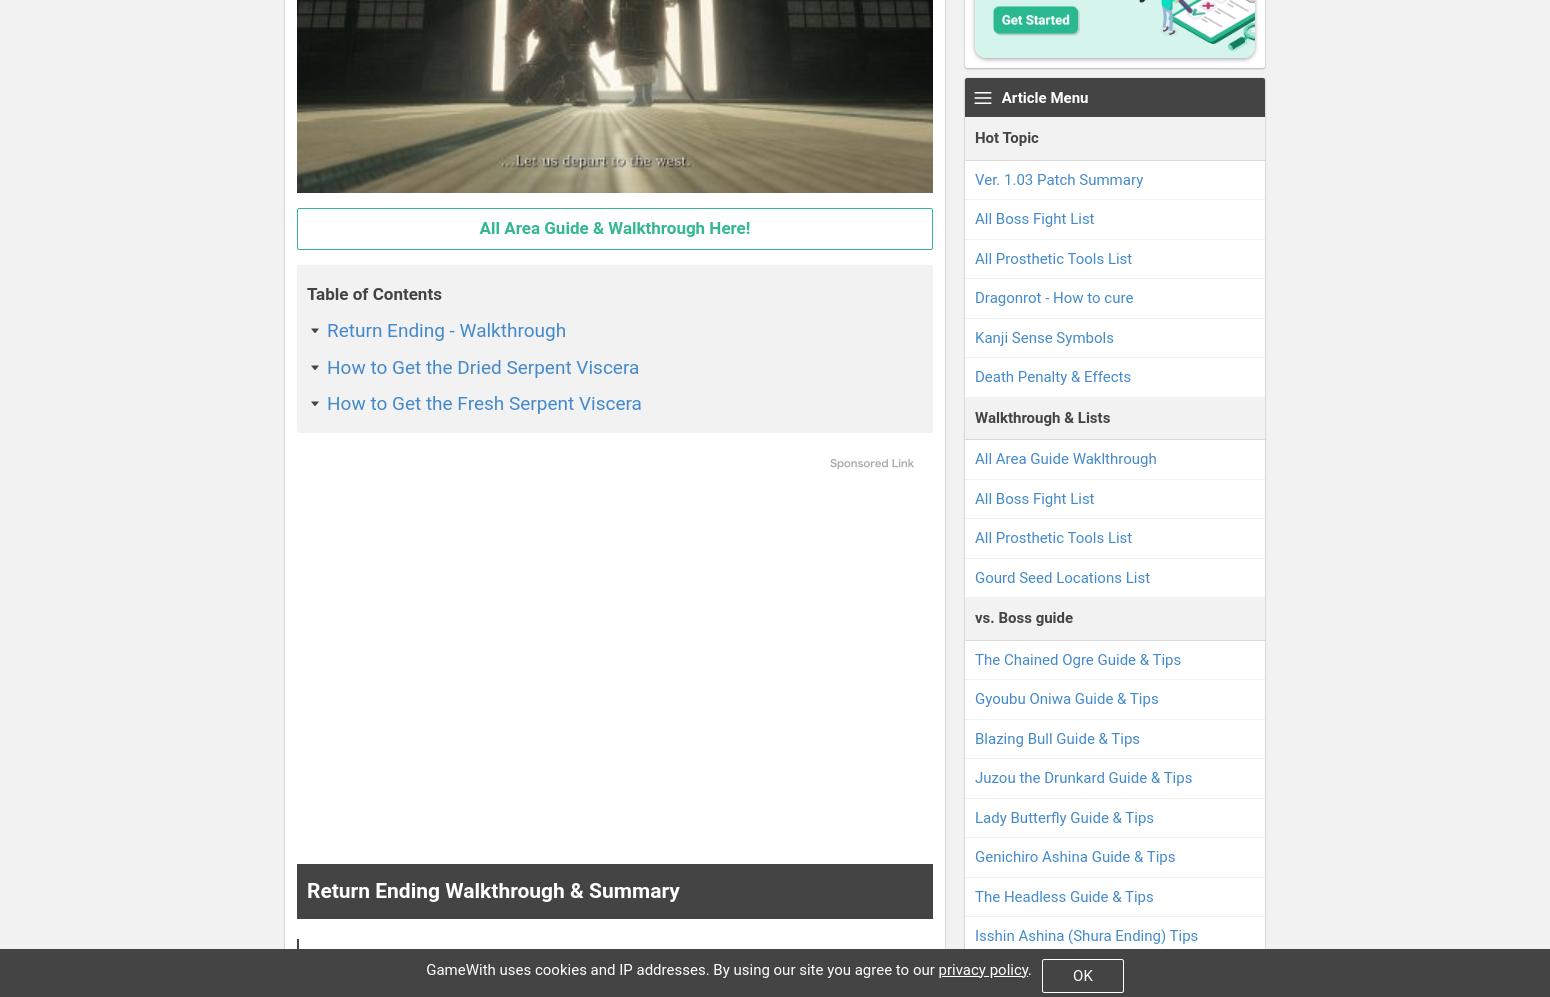 The height and width of the screenshot is (997, 1550). Describe the element at coordinates (1043, 335) in the screenshot. I see `'Kanji Sense Symbols'` at that location.